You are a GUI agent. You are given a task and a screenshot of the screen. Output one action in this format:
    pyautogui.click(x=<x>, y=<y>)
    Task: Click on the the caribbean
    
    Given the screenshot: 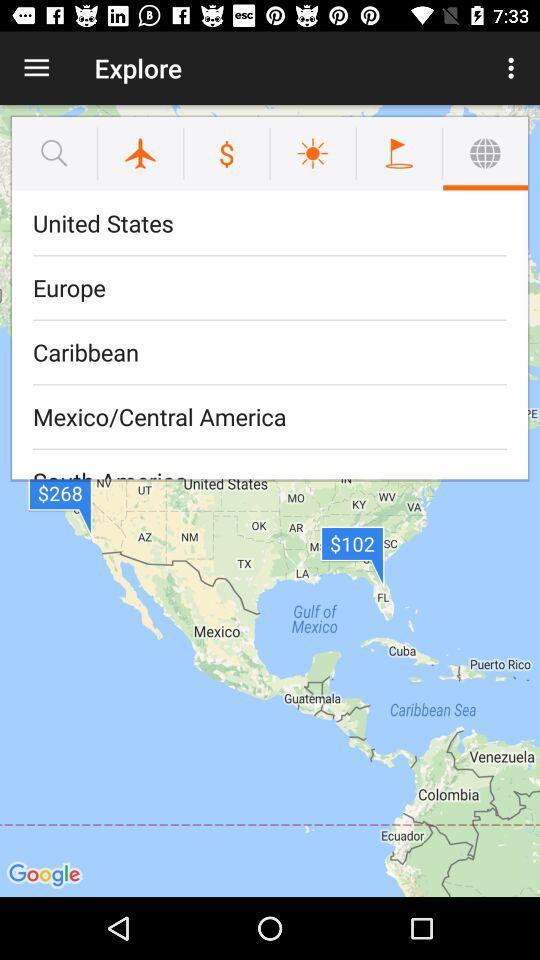 What is the action you would take?
    pyautogui.click(x=270, y=352)
    